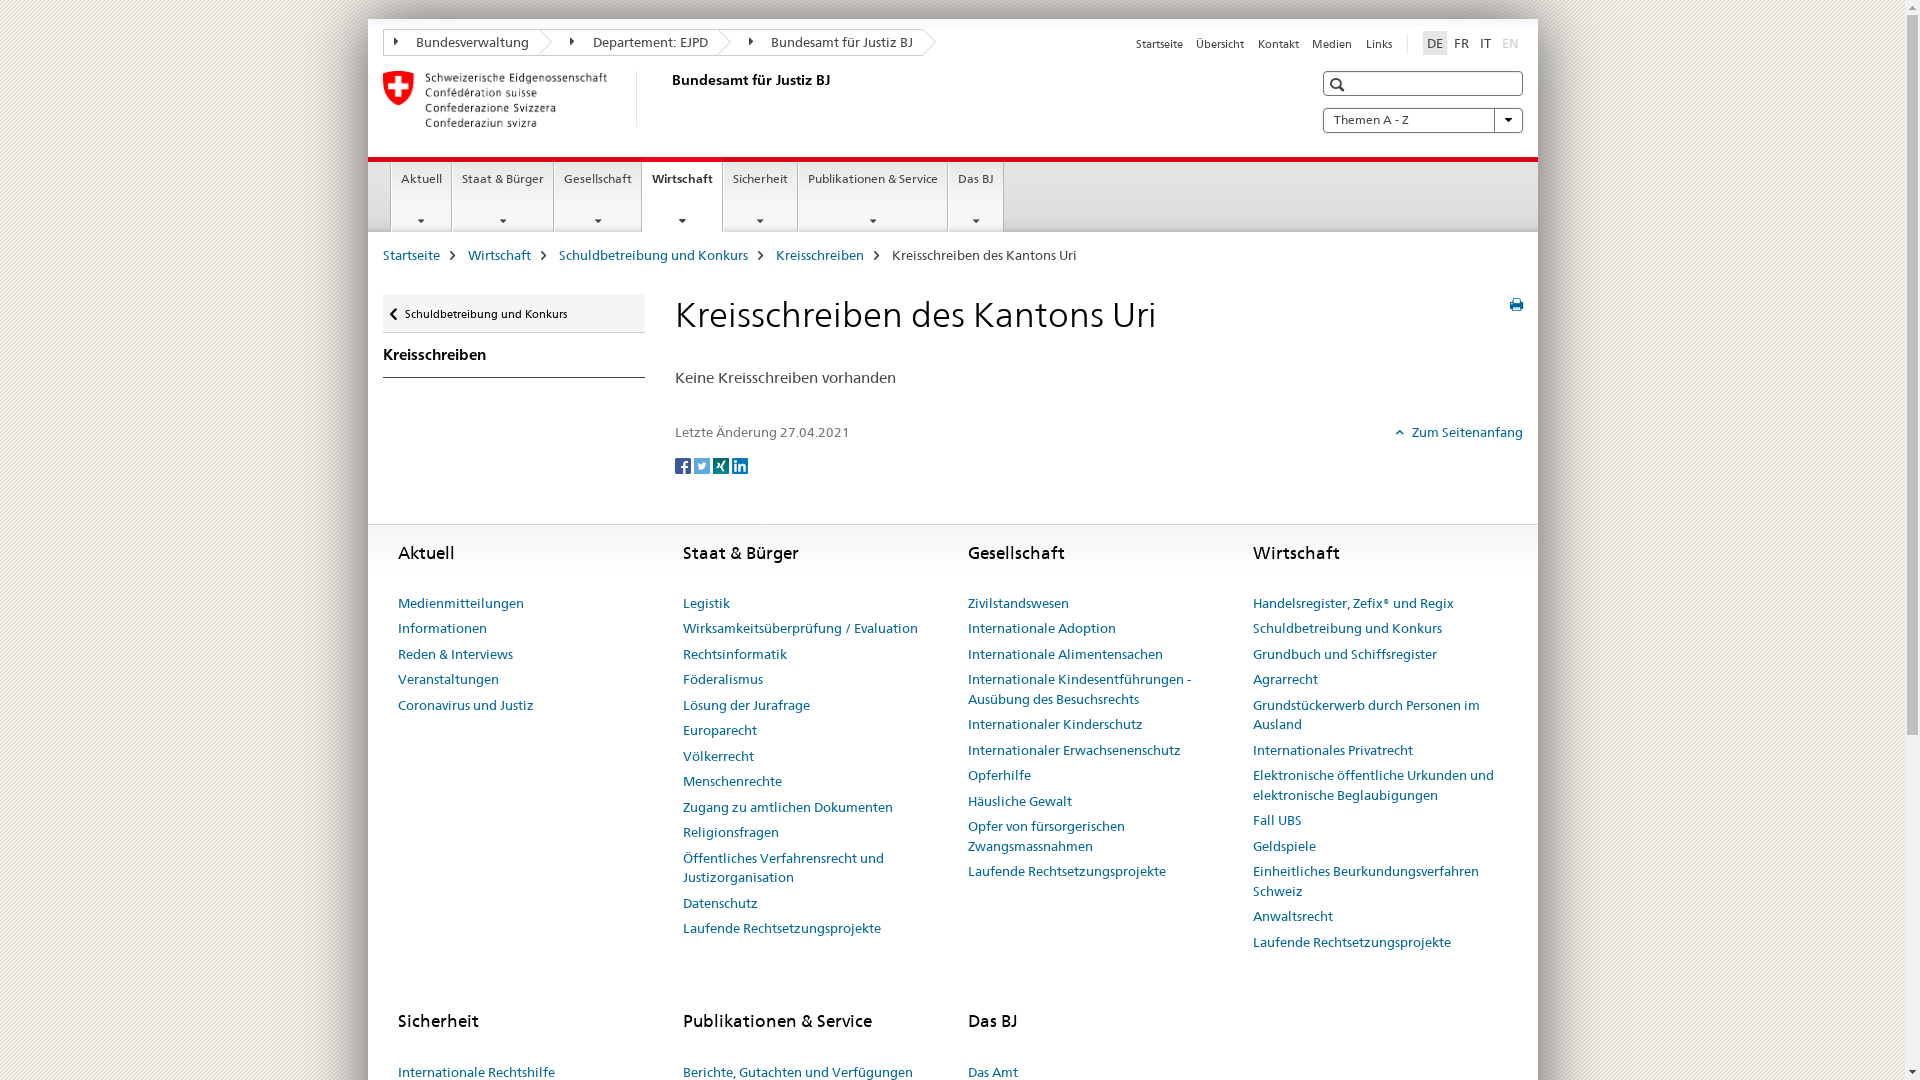  I want to click on 'Datenschutz', so click(719, 903).